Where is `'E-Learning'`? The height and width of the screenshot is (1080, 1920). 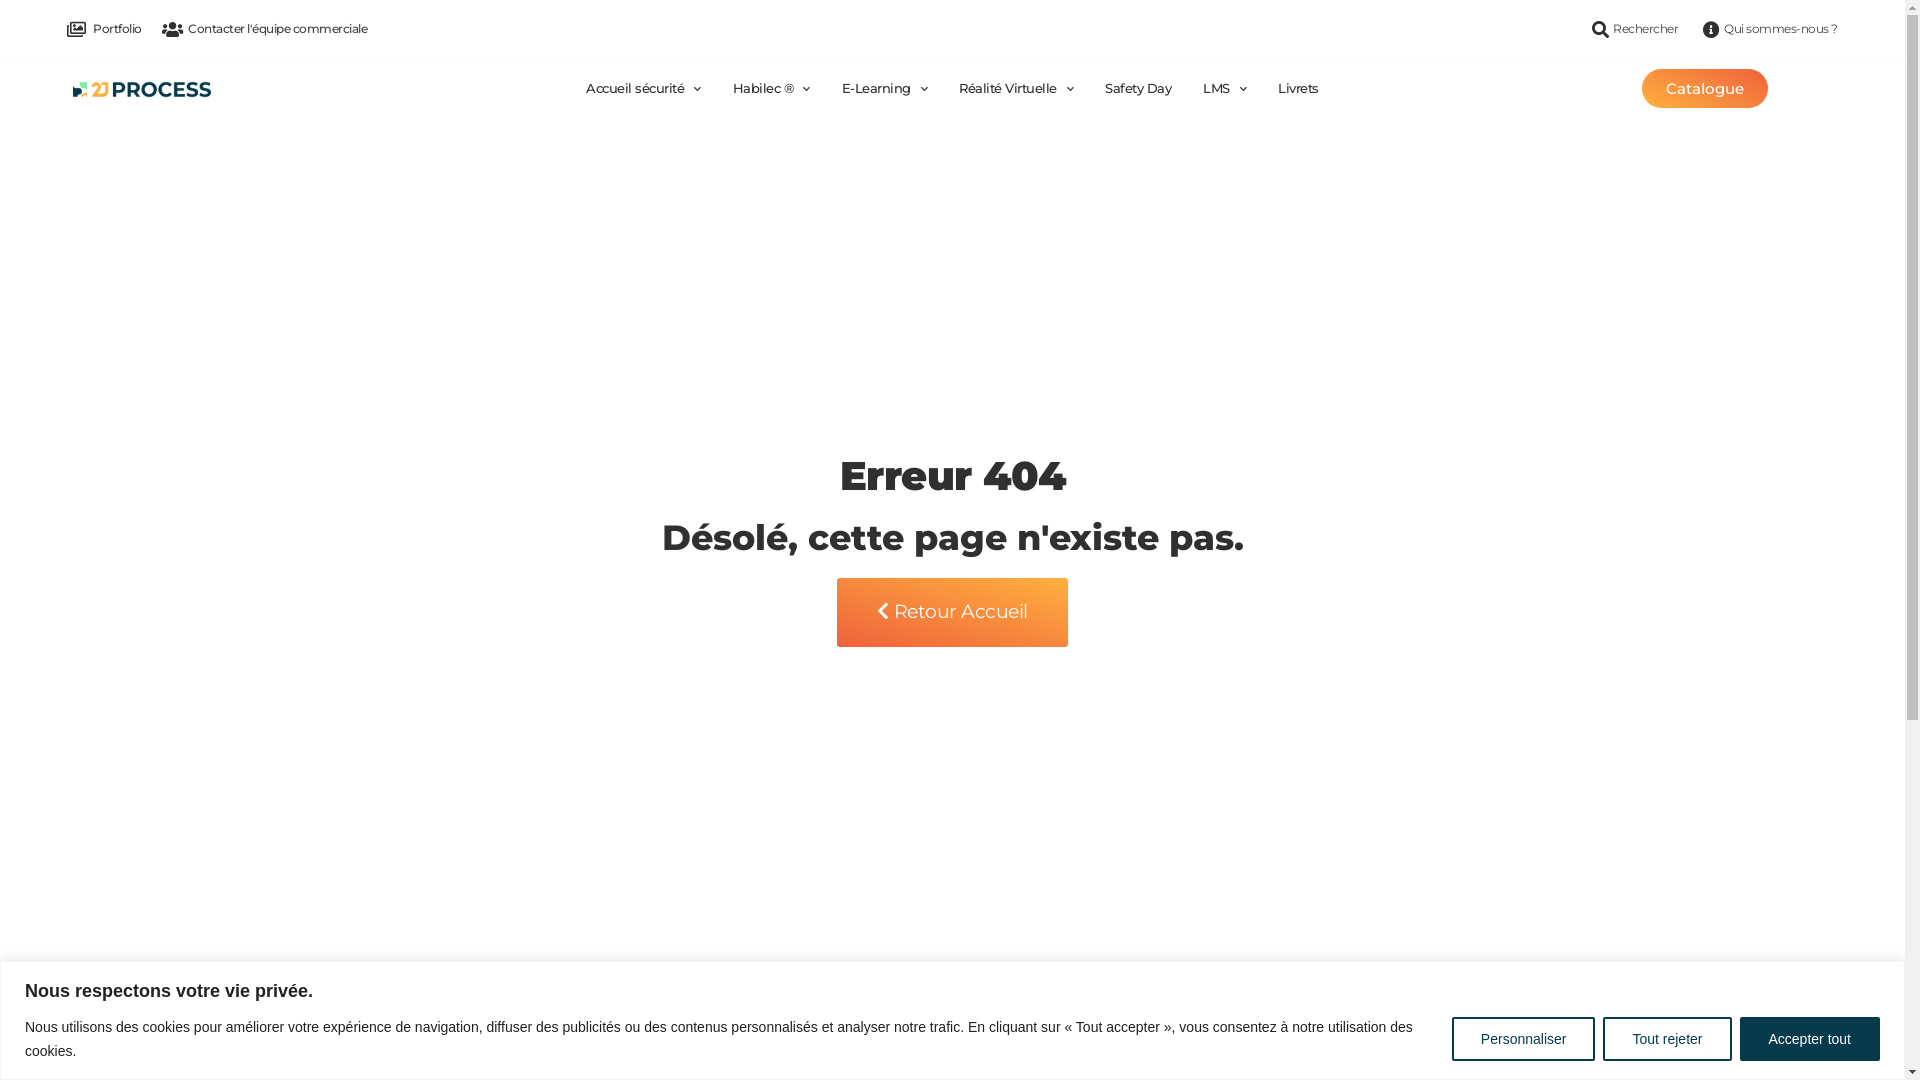 'E-Learning' is located at coordinates (841, 87).